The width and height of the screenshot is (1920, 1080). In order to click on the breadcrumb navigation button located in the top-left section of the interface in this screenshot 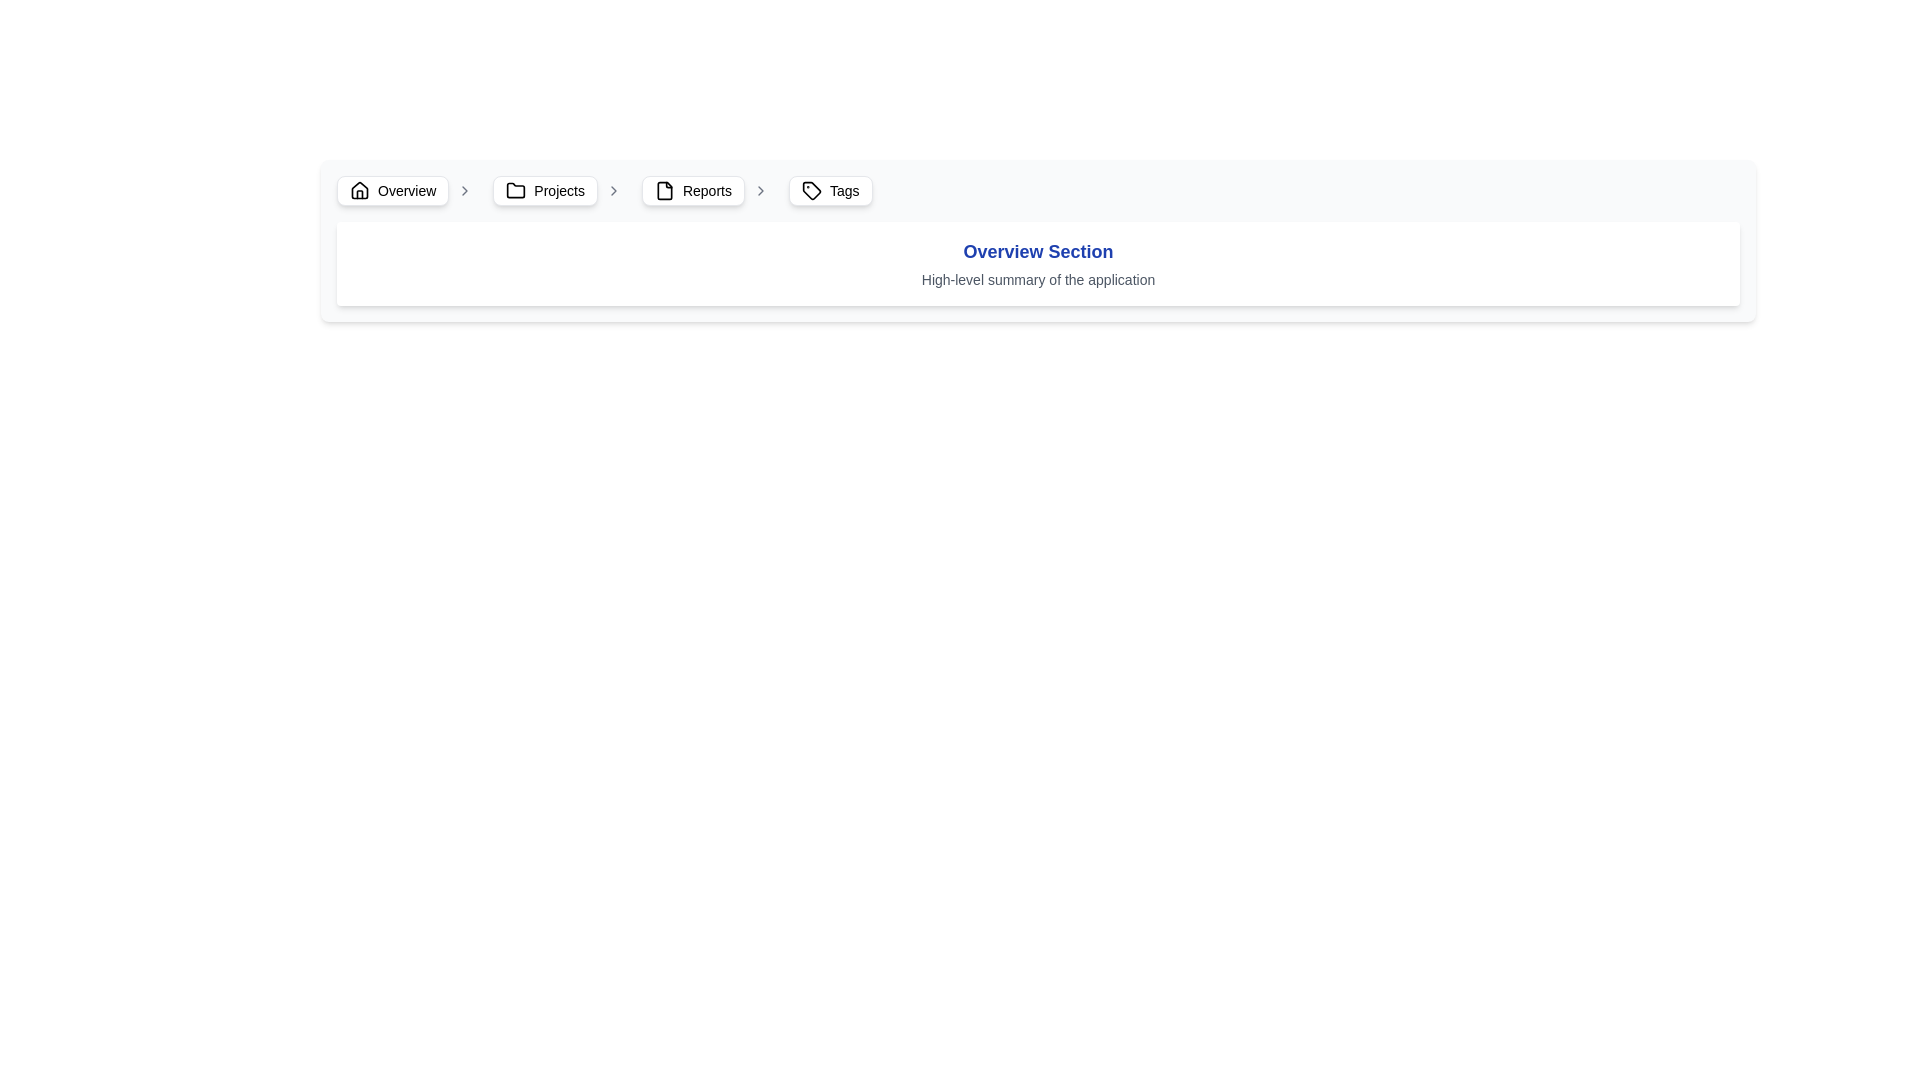, I will do `click(408, 191)`.